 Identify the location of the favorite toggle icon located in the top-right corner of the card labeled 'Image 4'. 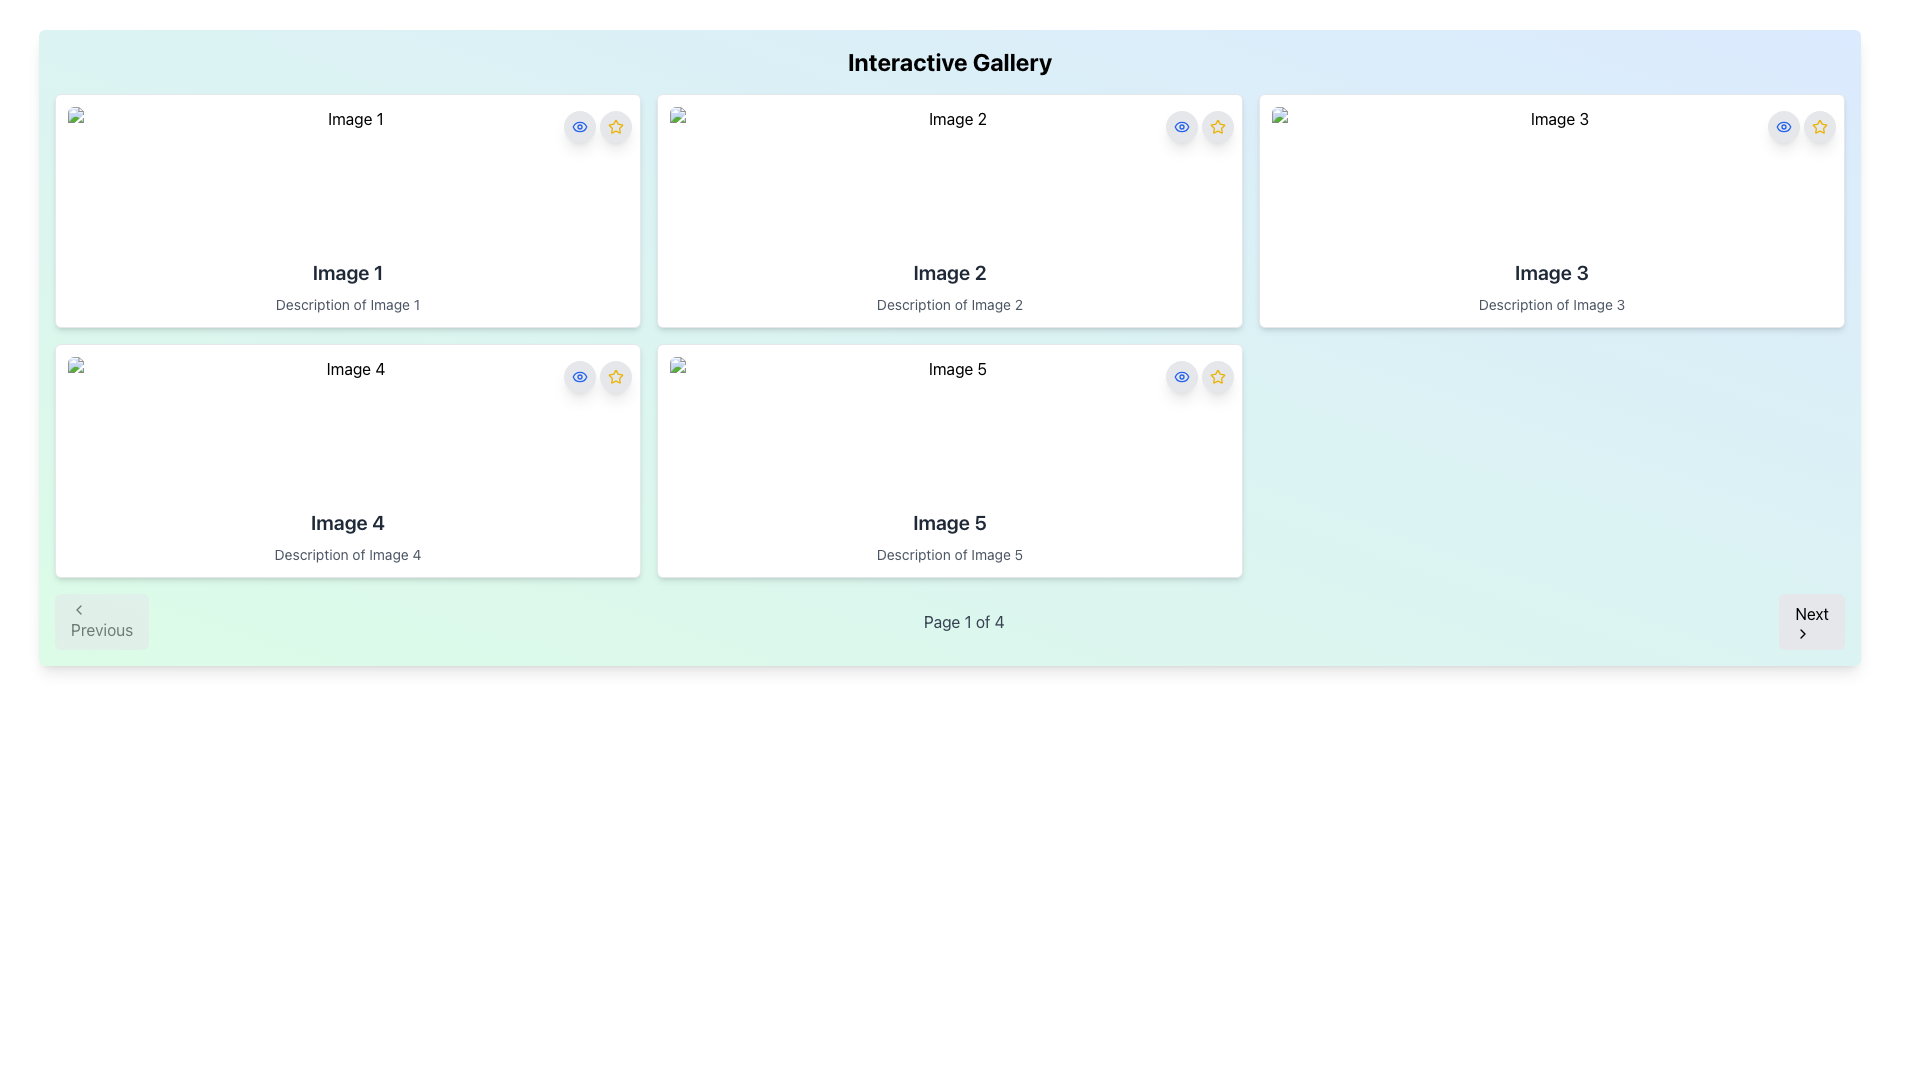
(614, 127).